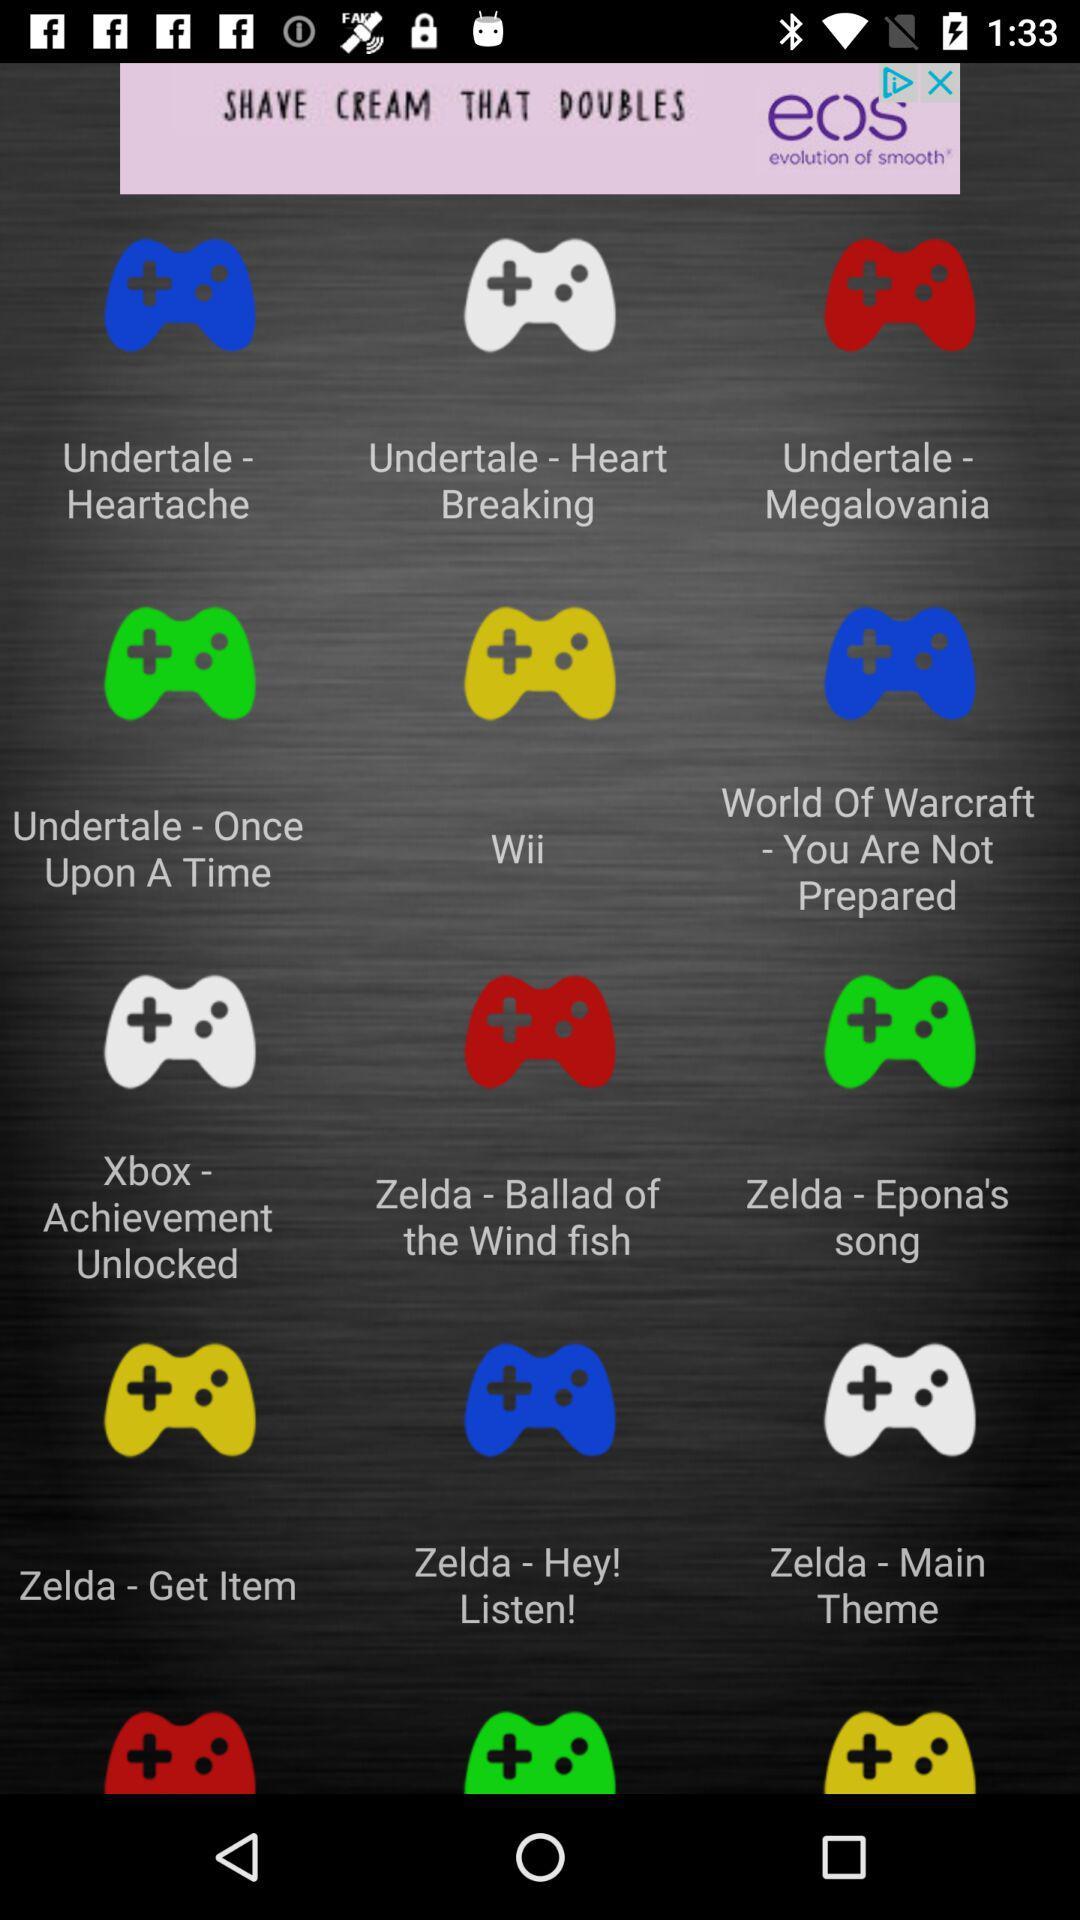 The height and width of the screenshot is (1920, 1080). I want to click on click on game, so click(180, 663).